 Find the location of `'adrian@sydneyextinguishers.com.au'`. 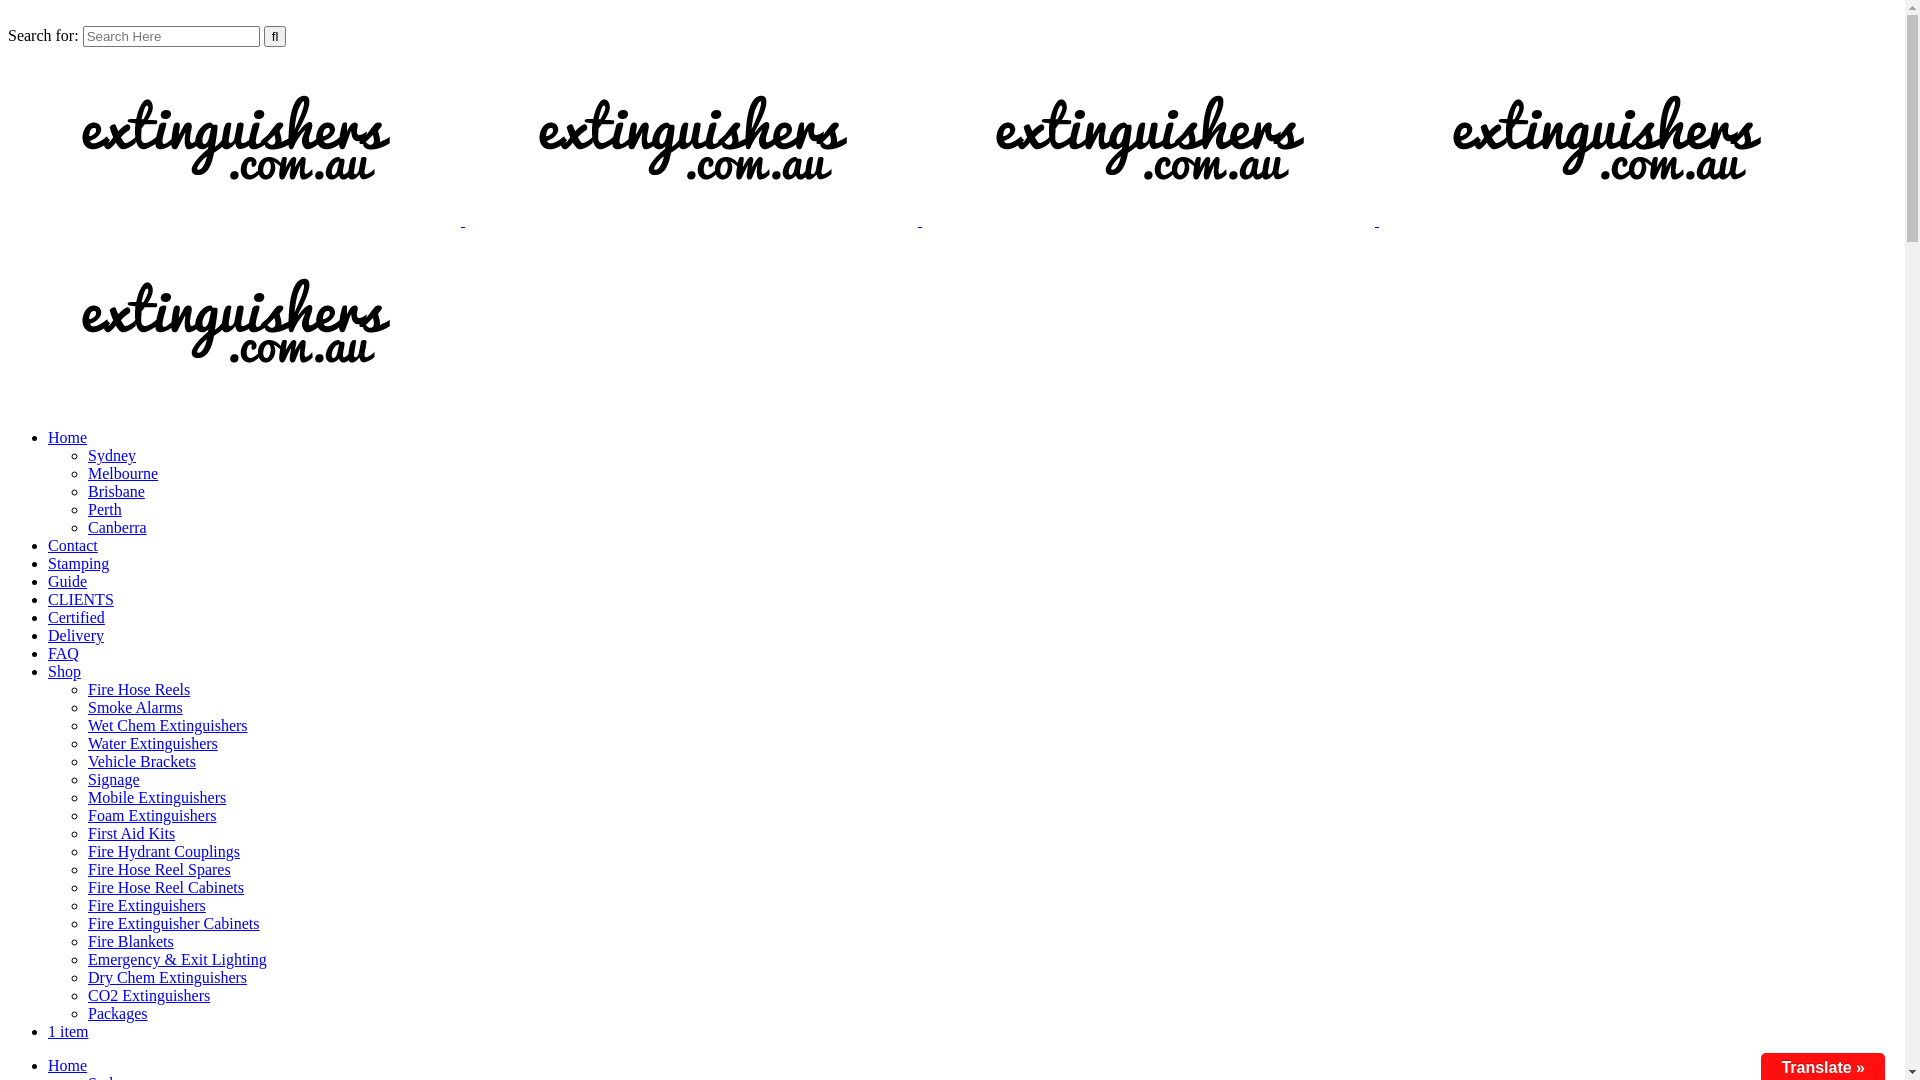

'adrian@sydneyextinguishers.com.au' is located at coordinates (132, 16).